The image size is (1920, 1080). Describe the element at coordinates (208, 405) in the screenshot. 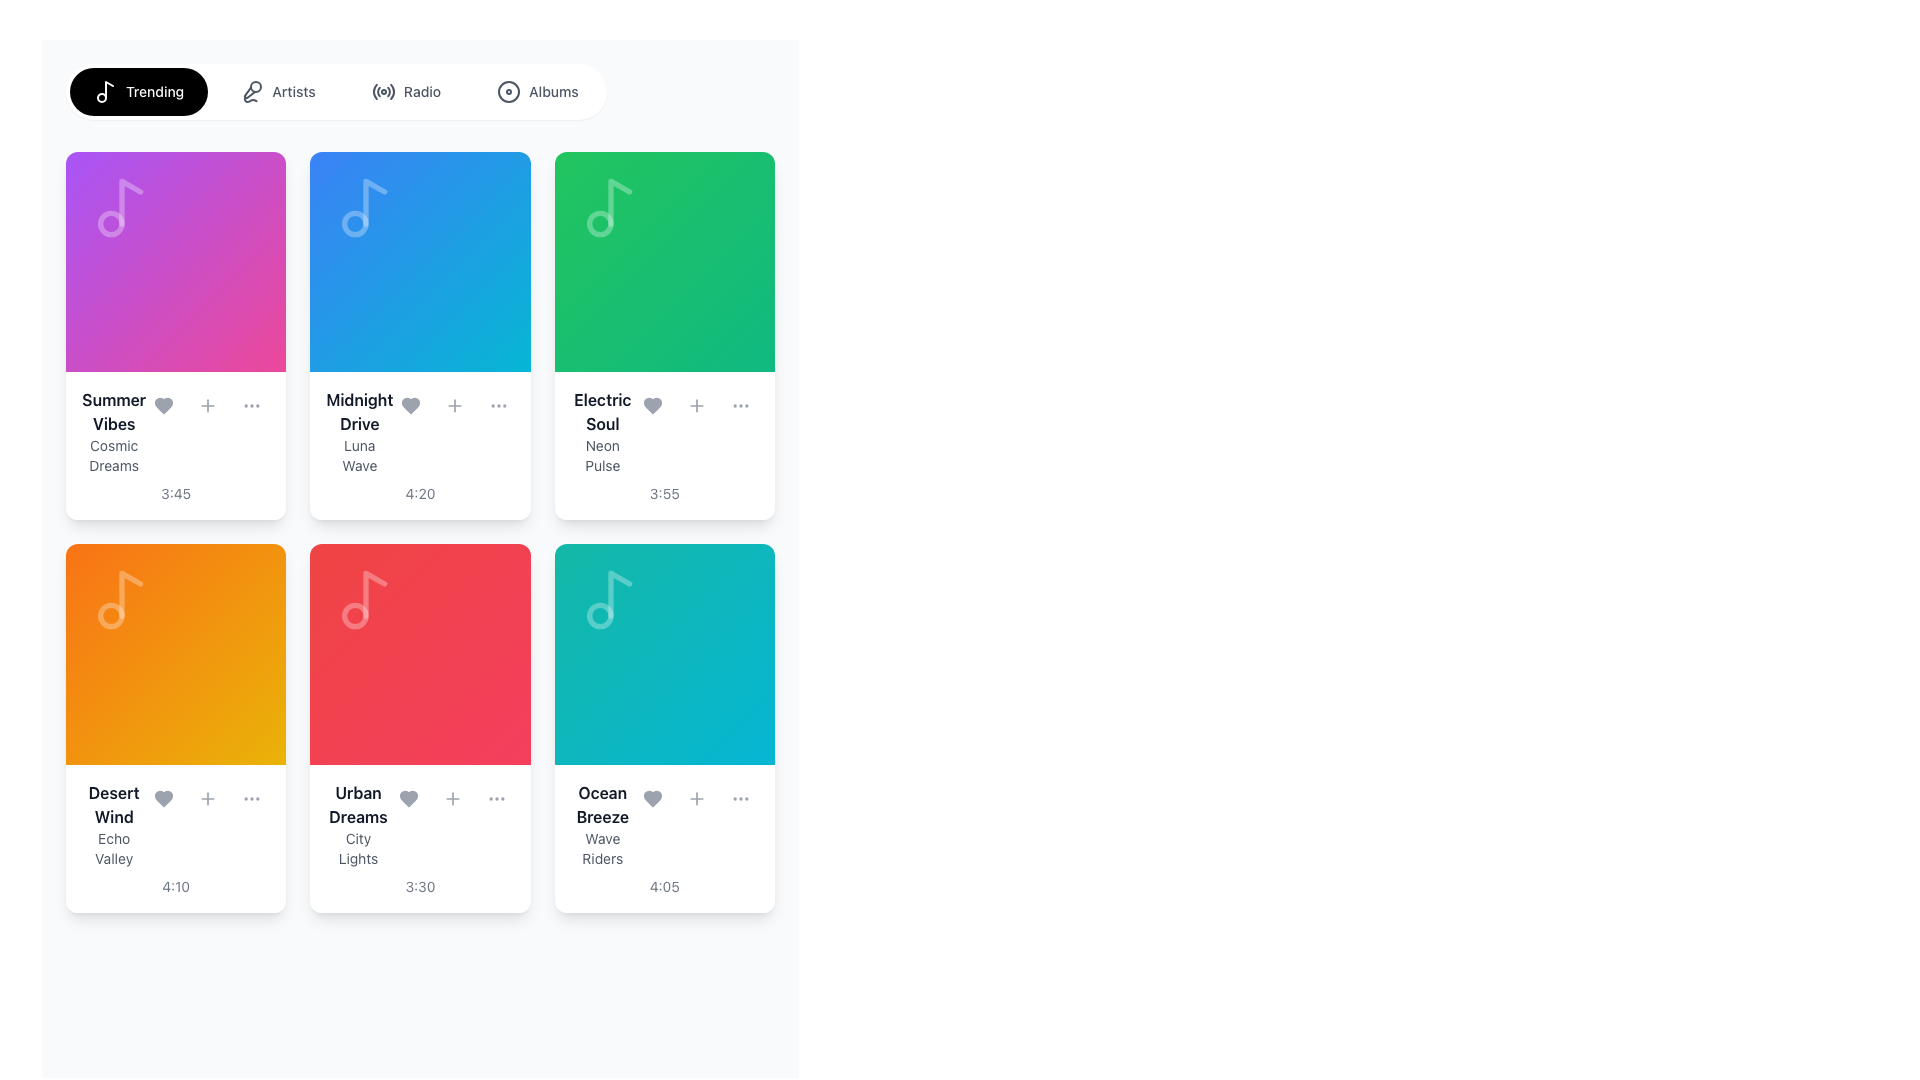

I see `the interactive button for adding content to the user's collection, located on the 'Summer Vibes' card in the first column and first row of the grid layout, positioned between the heart-shaped button and the three-dot menu button` at that location.